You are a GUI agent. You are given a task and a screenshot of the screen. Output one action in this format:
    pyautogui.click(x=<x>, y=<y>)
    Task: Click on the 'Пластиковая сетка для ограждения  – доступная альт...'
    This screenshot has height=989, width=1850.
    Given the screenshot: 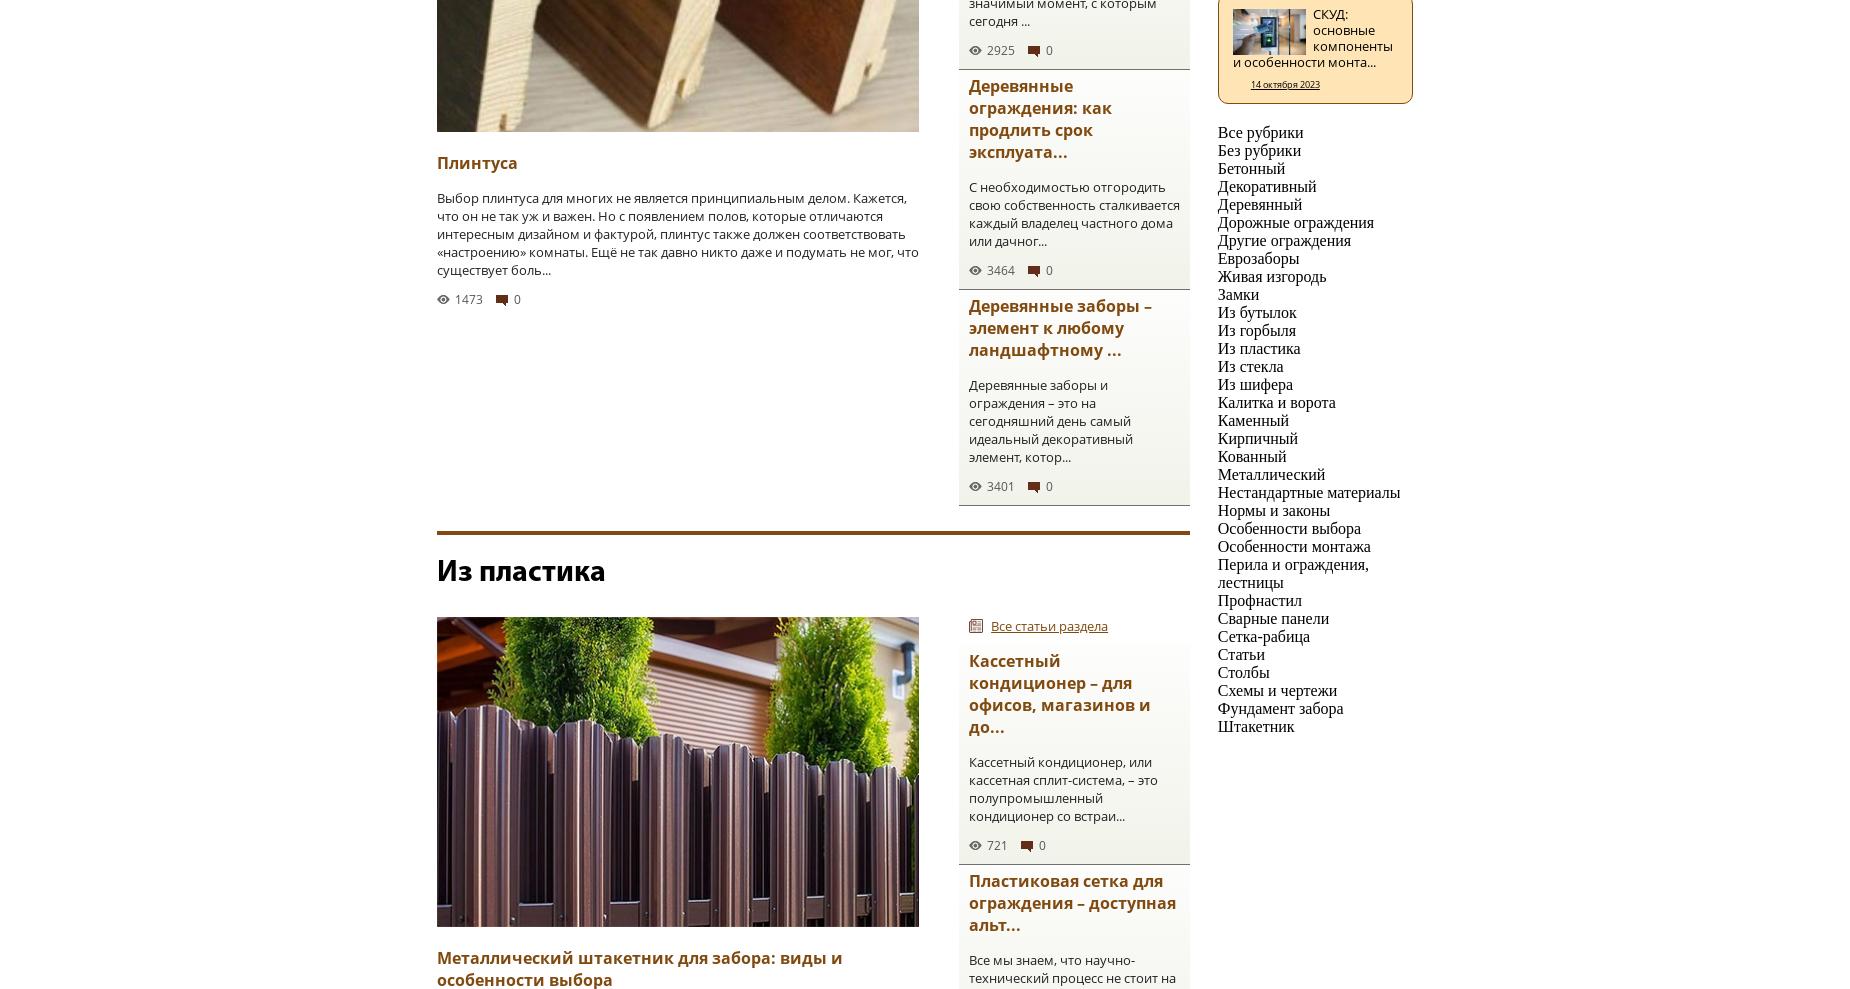 What is the action you would take?
    pyautogui.click(x=968, y=901)
    